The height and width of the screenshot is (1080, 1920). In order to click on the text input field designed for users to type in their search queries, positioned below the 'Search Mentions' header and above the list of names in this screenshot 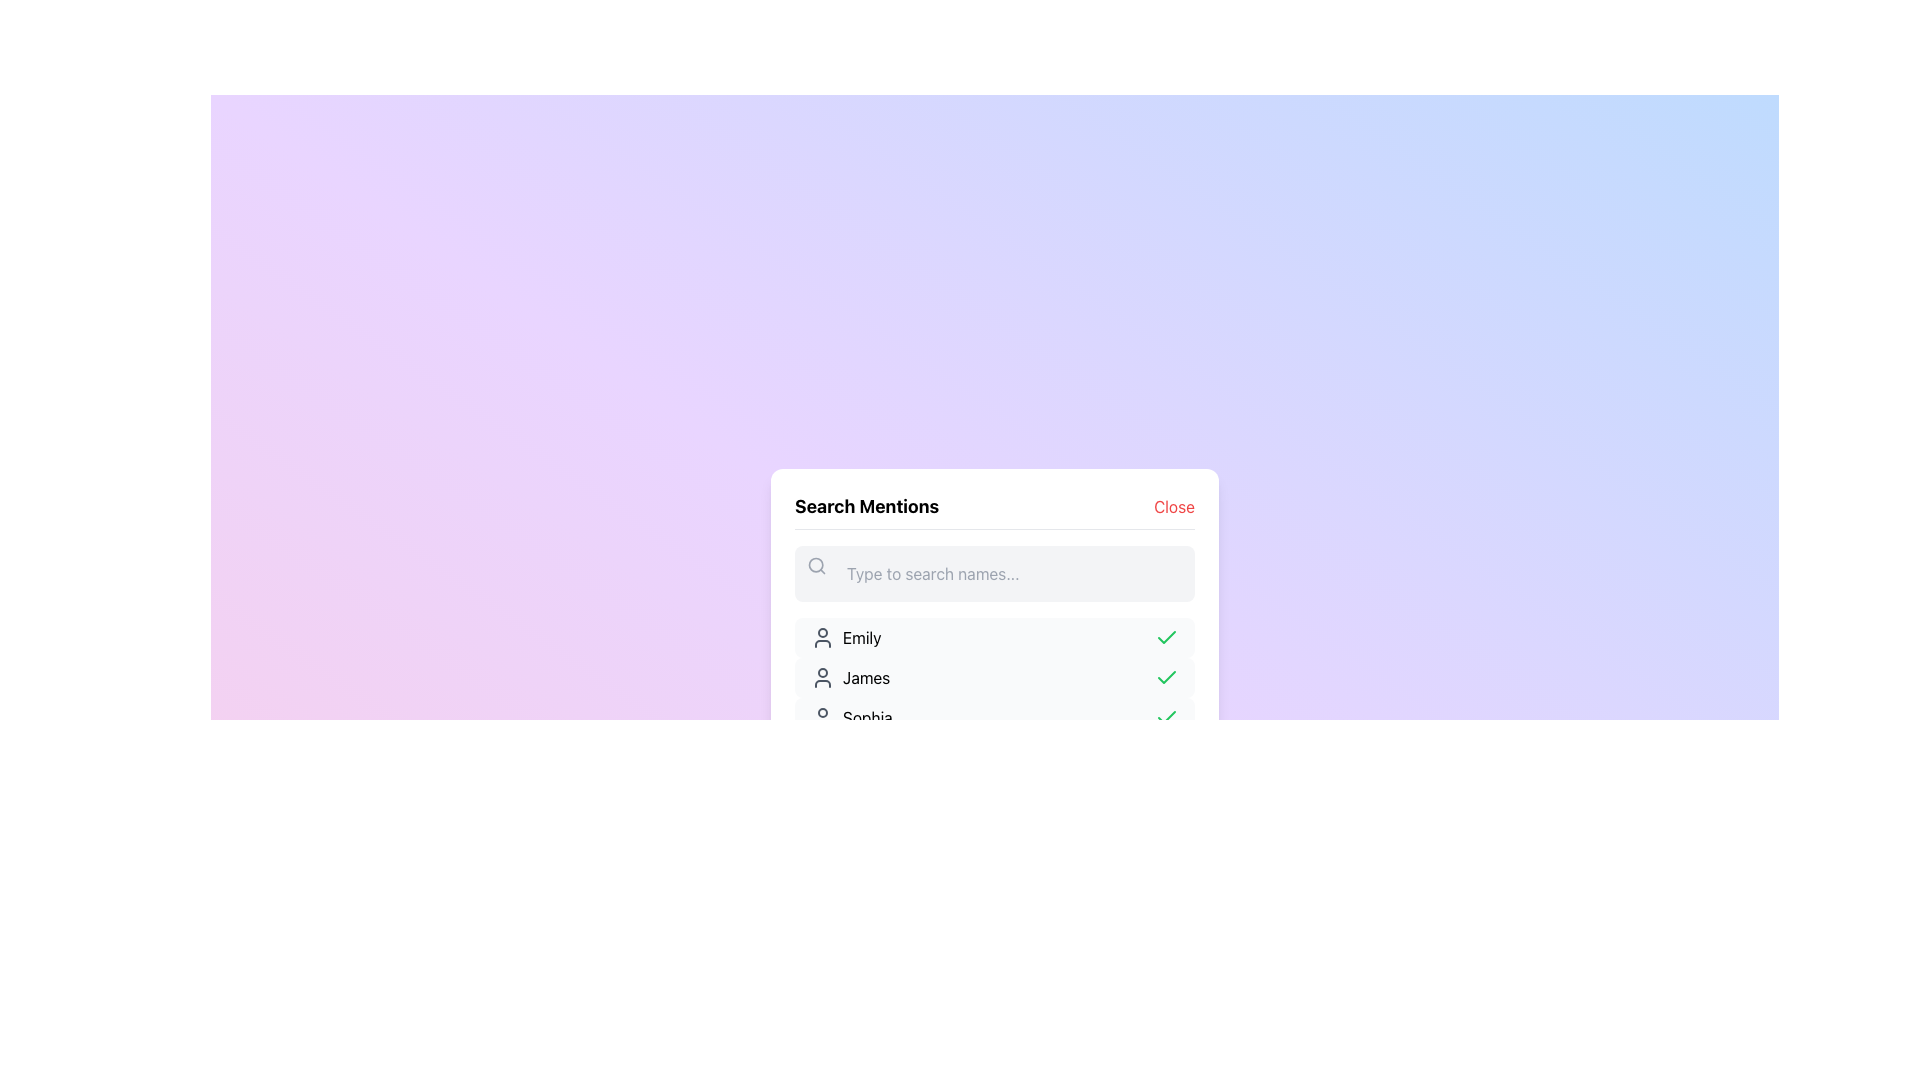, I will do `click(994, 573)`.